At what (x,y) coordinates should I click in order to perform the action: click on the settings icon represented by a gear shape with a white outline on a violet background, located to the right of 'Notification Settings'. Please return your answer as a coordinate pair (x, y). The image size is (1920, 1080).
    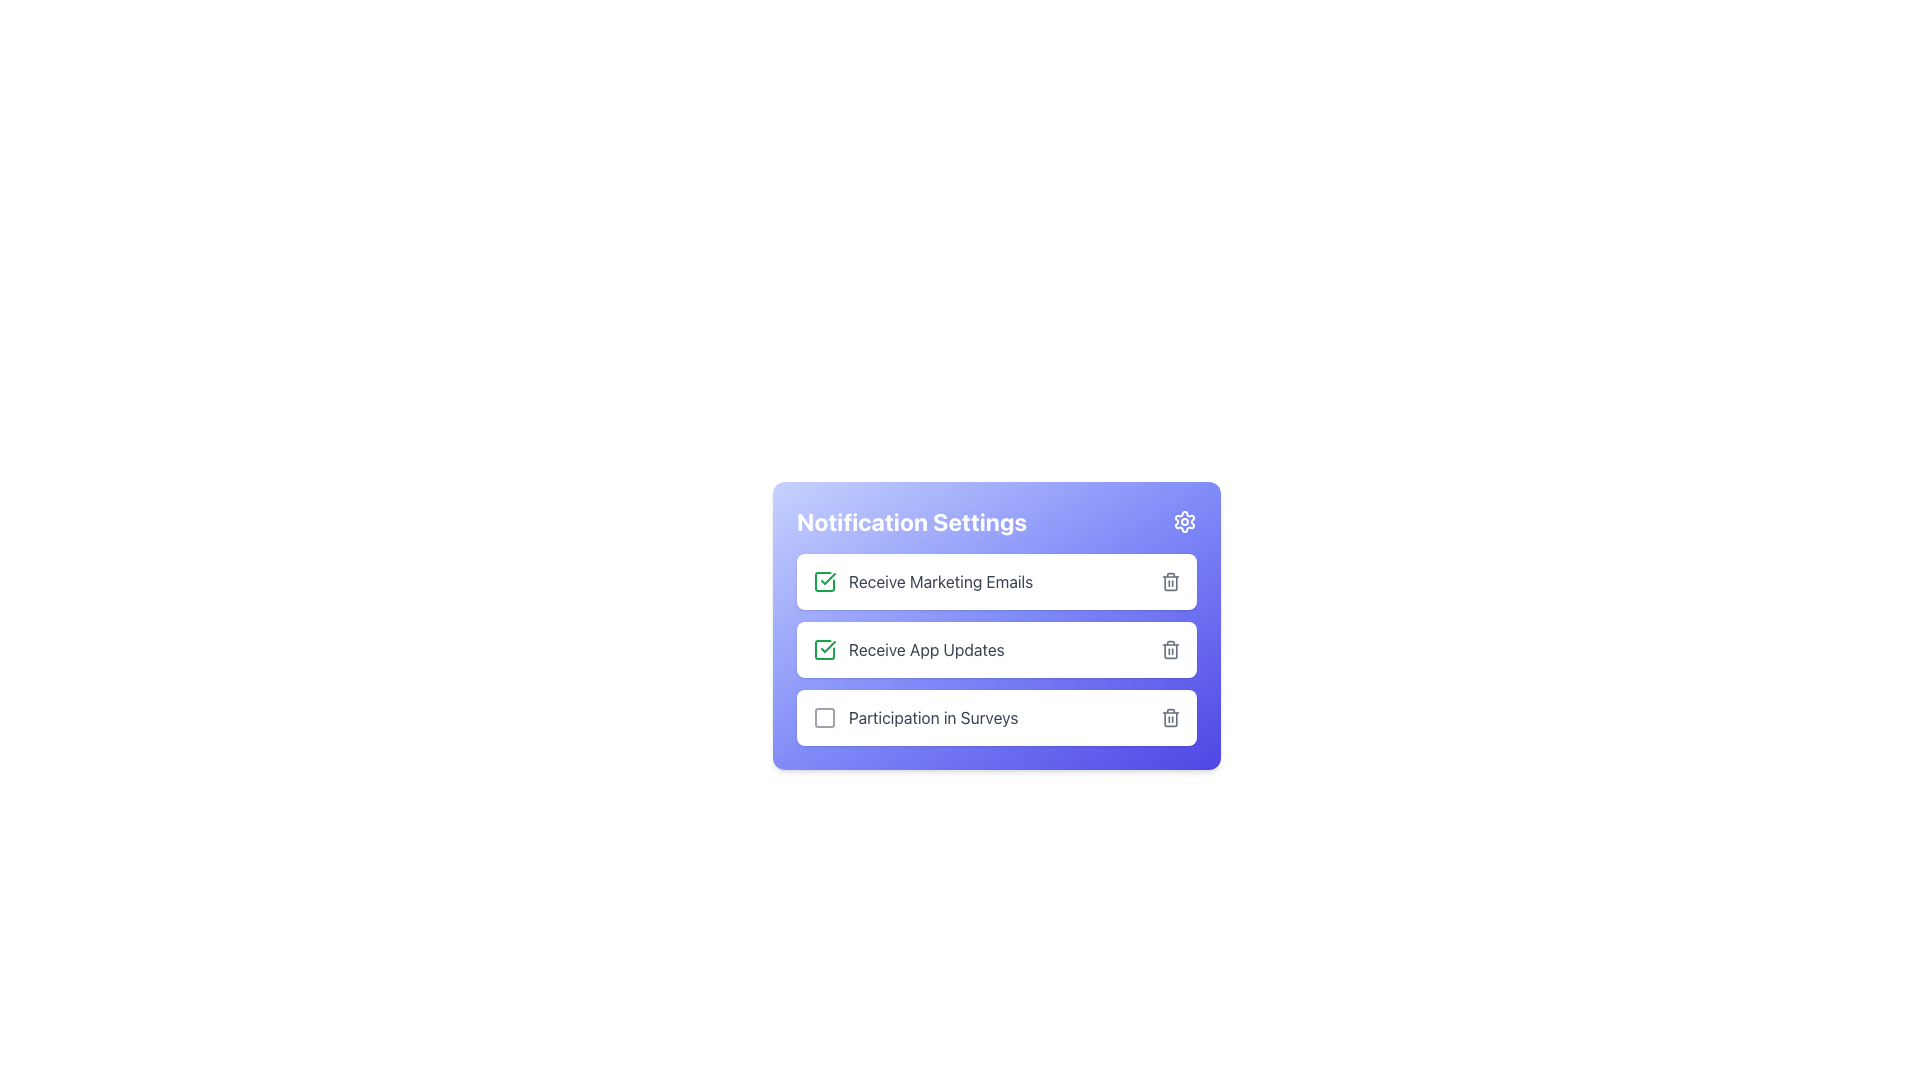
    Looking at the image, I should click on (1185, 520).